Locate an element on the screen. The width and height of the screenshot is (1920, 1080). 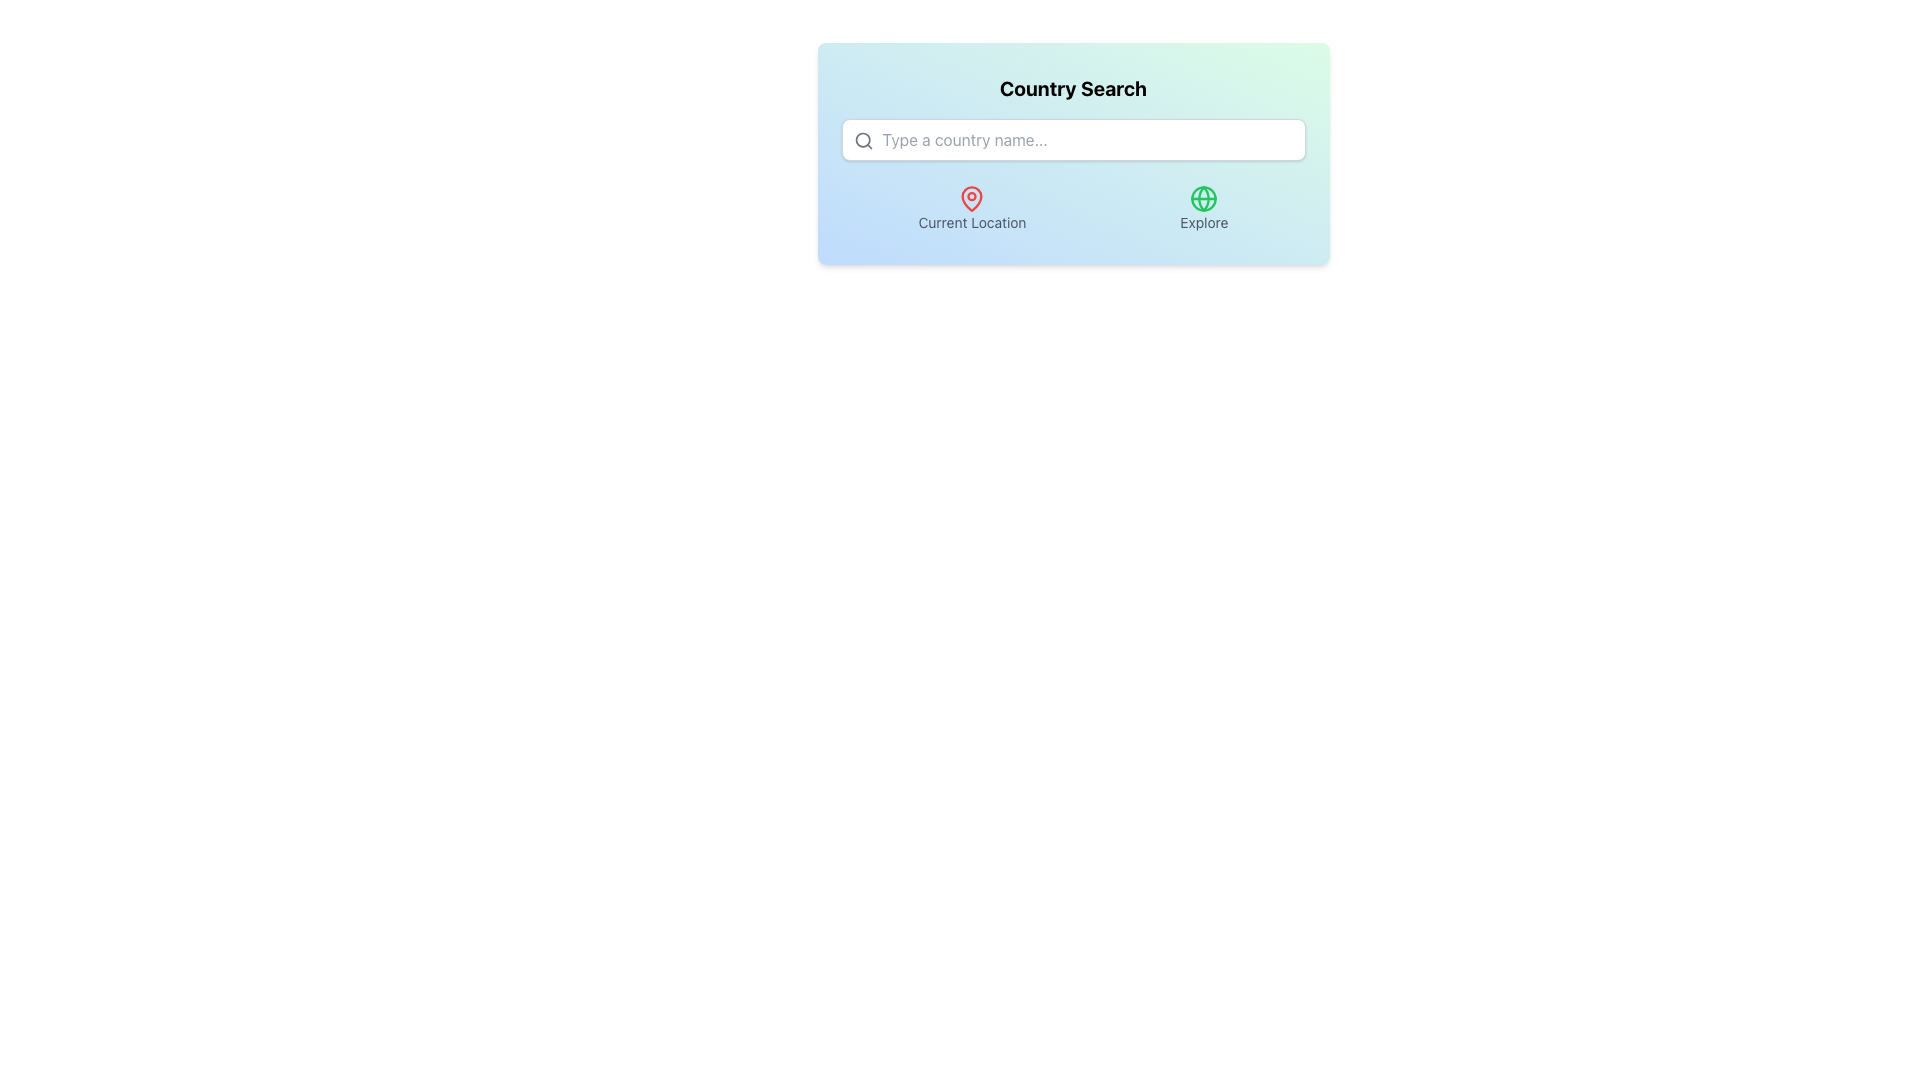
the current location icon, which is positioned to the left of the 'Explore' element and above the 'Current Location' text is located at coordinates (972, 199).